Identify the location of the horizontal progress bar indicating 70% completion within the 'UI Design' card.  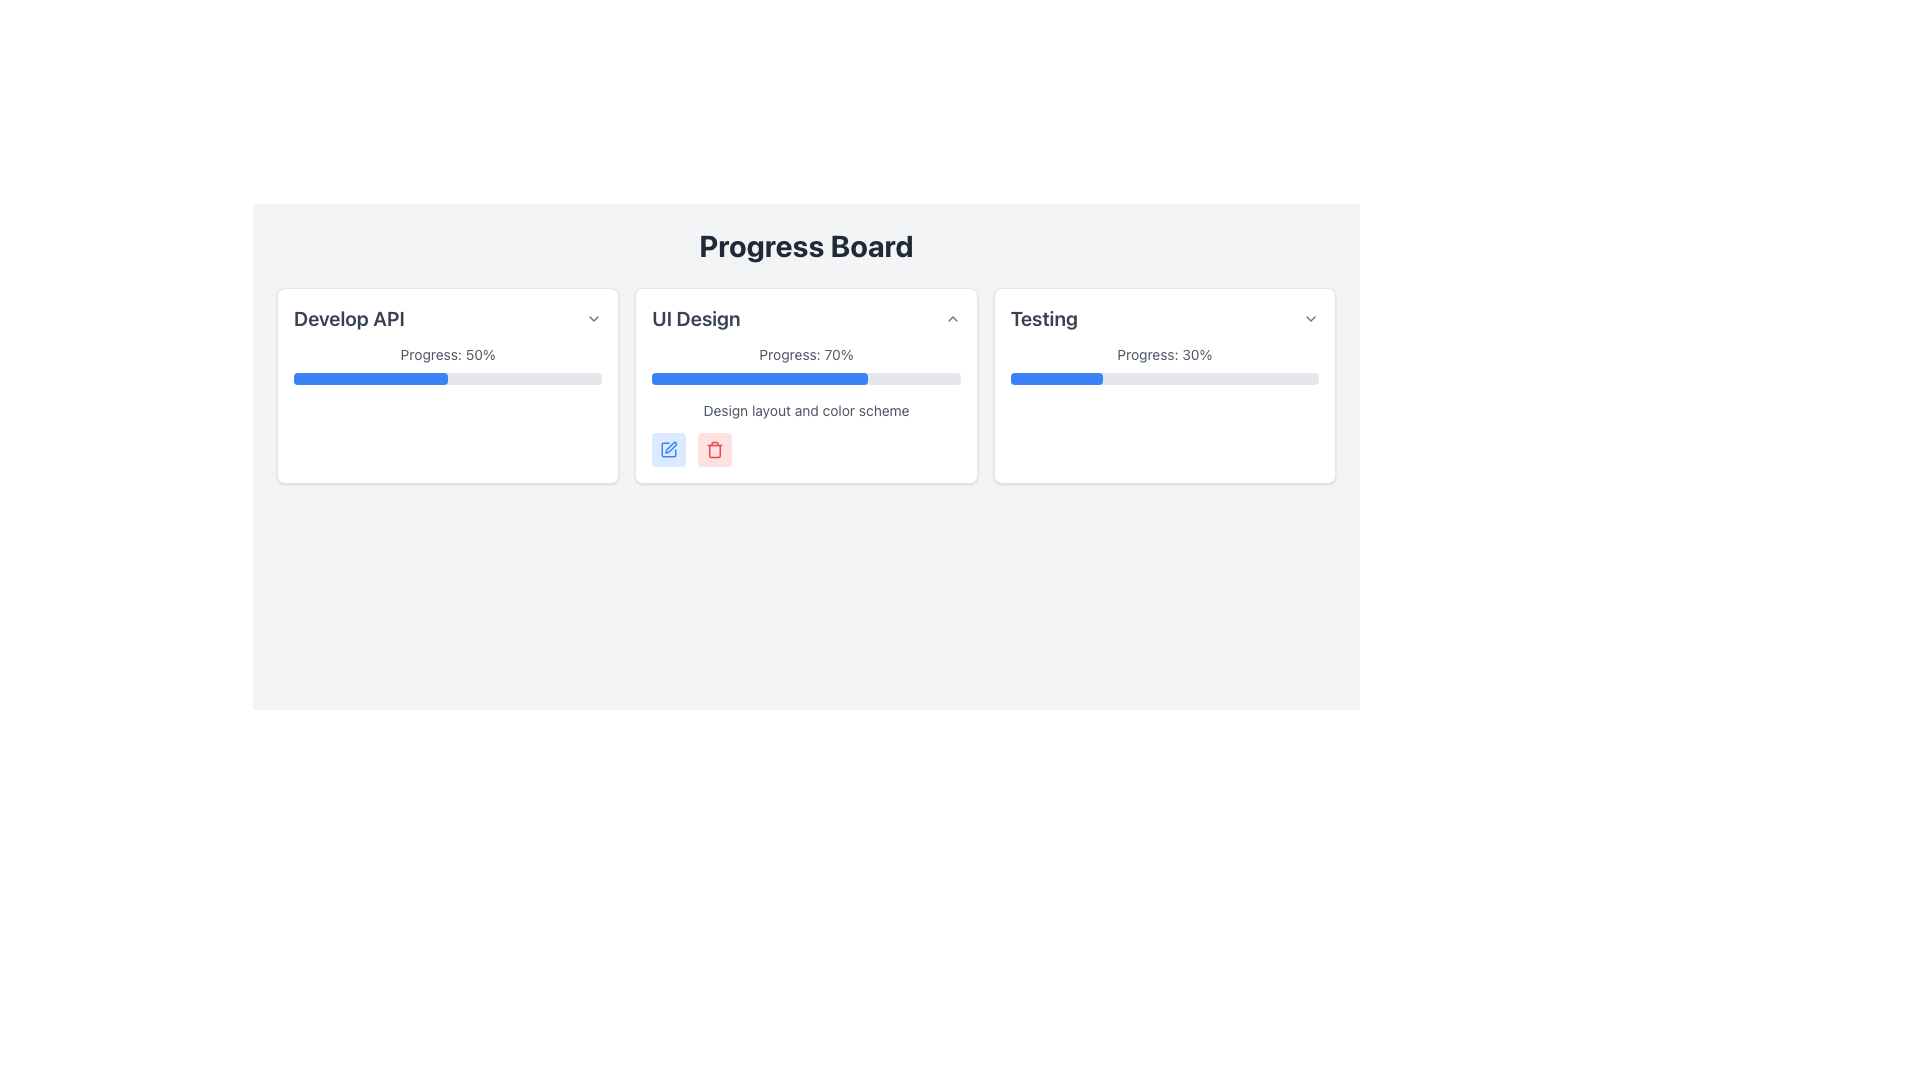
(806, 378).